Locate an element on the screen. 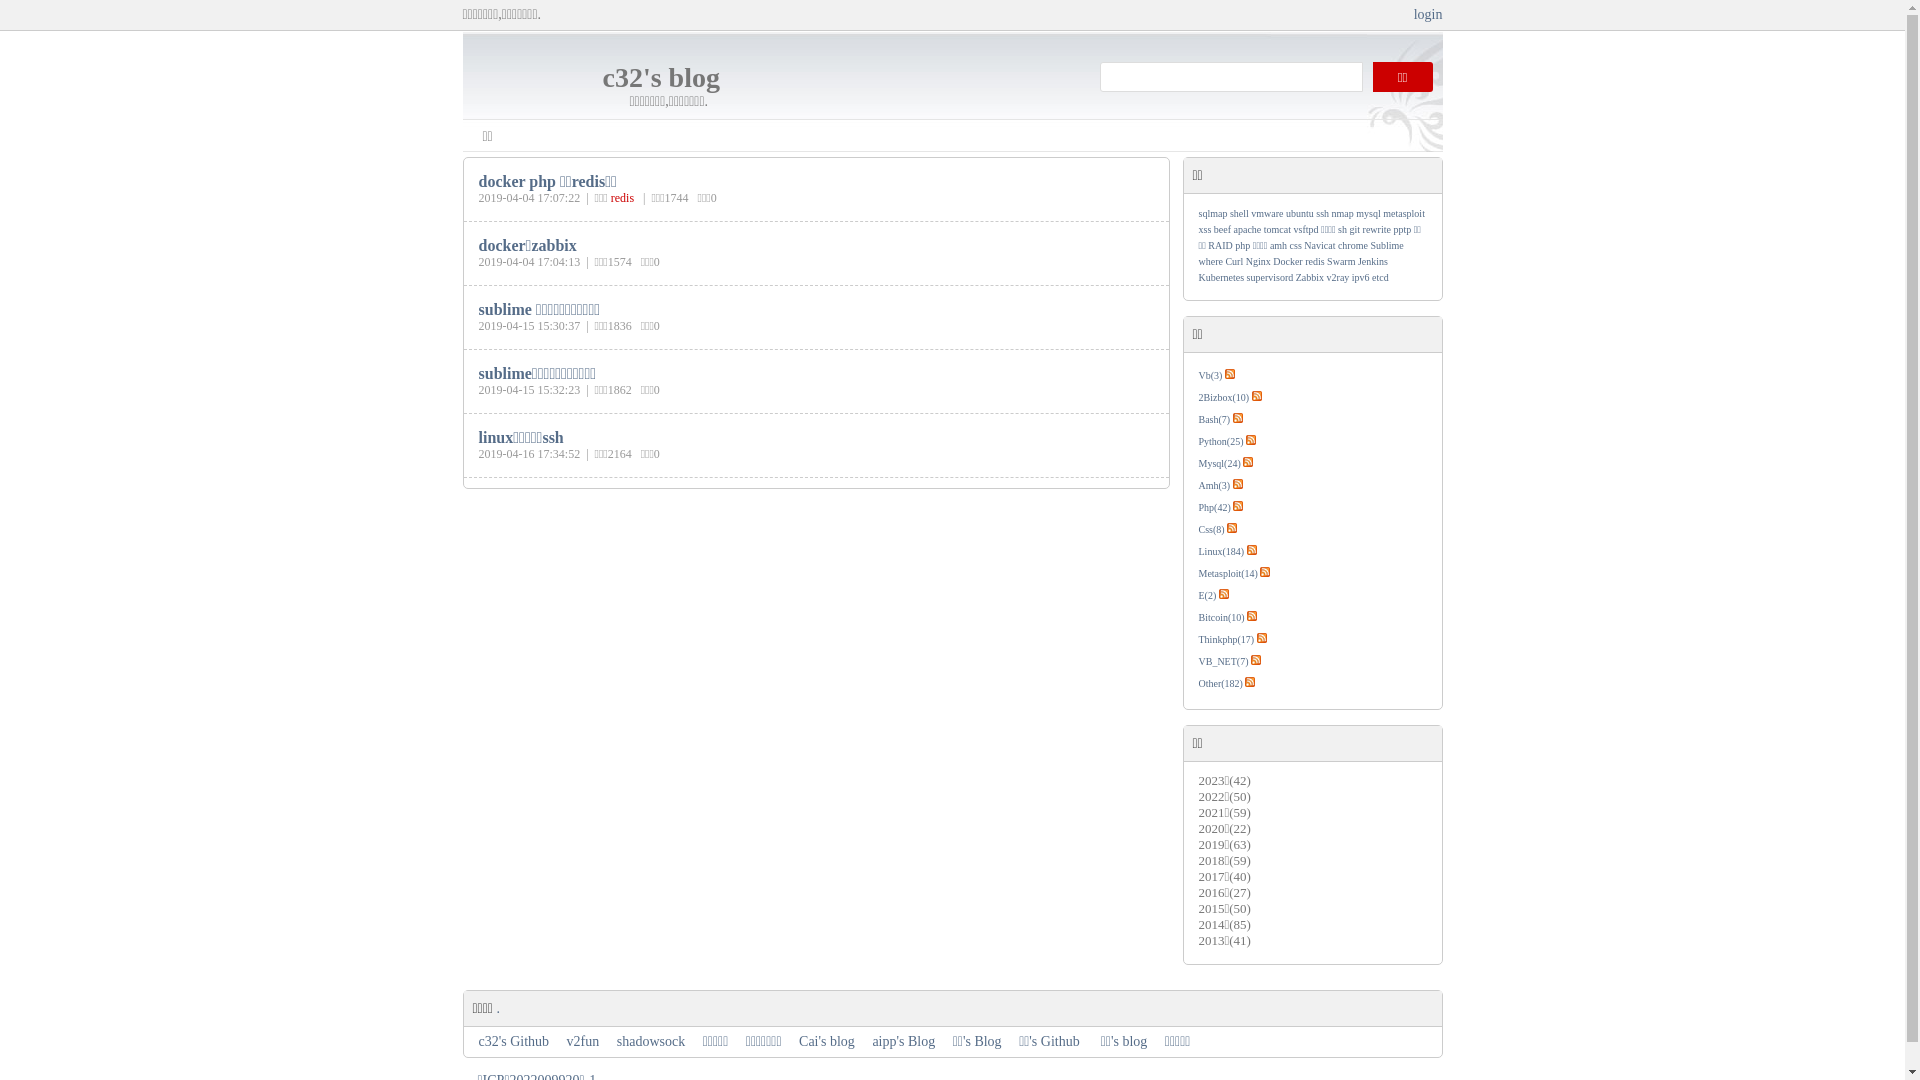 This screenshot has height=1080, width=1920. 'shell' is located at coordinates (1238, 213).